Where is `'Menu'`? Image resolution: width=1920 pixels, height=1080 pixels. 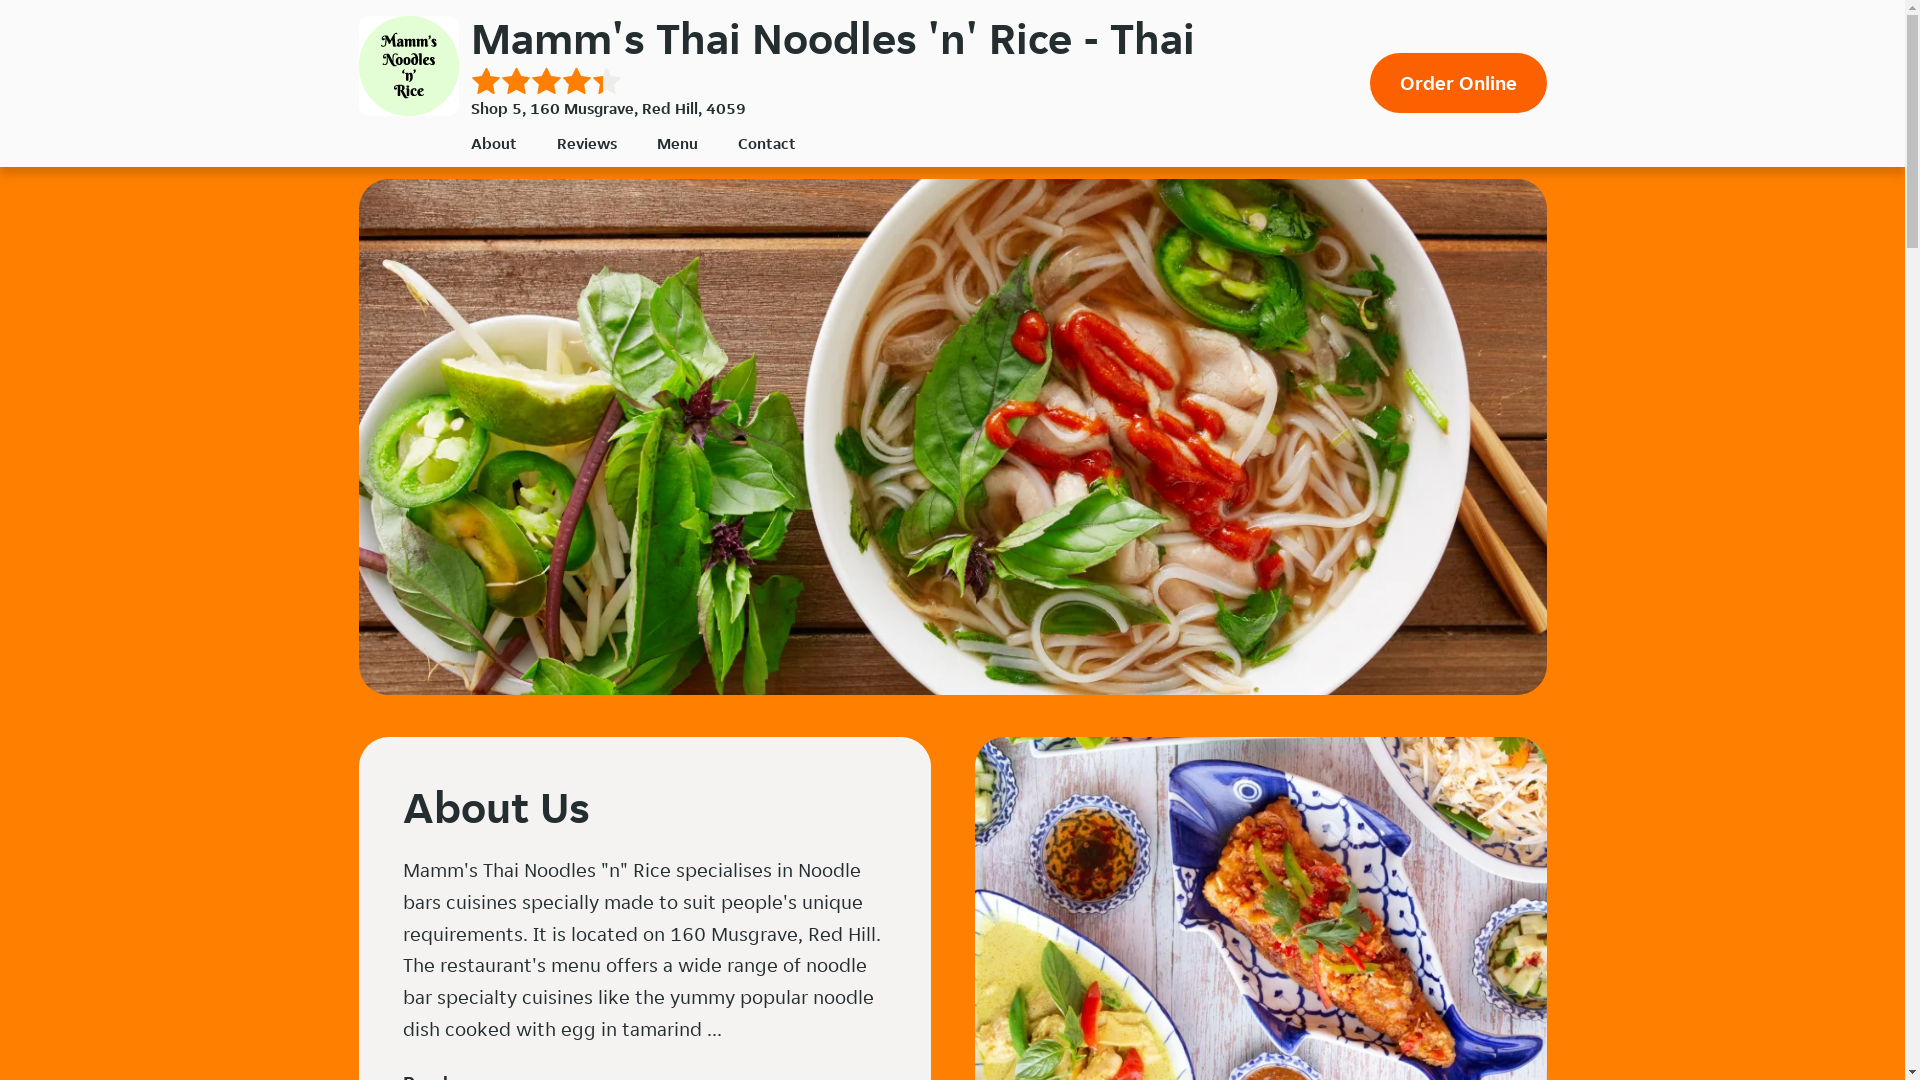
'Menu' is located at coordinates (676, 142).